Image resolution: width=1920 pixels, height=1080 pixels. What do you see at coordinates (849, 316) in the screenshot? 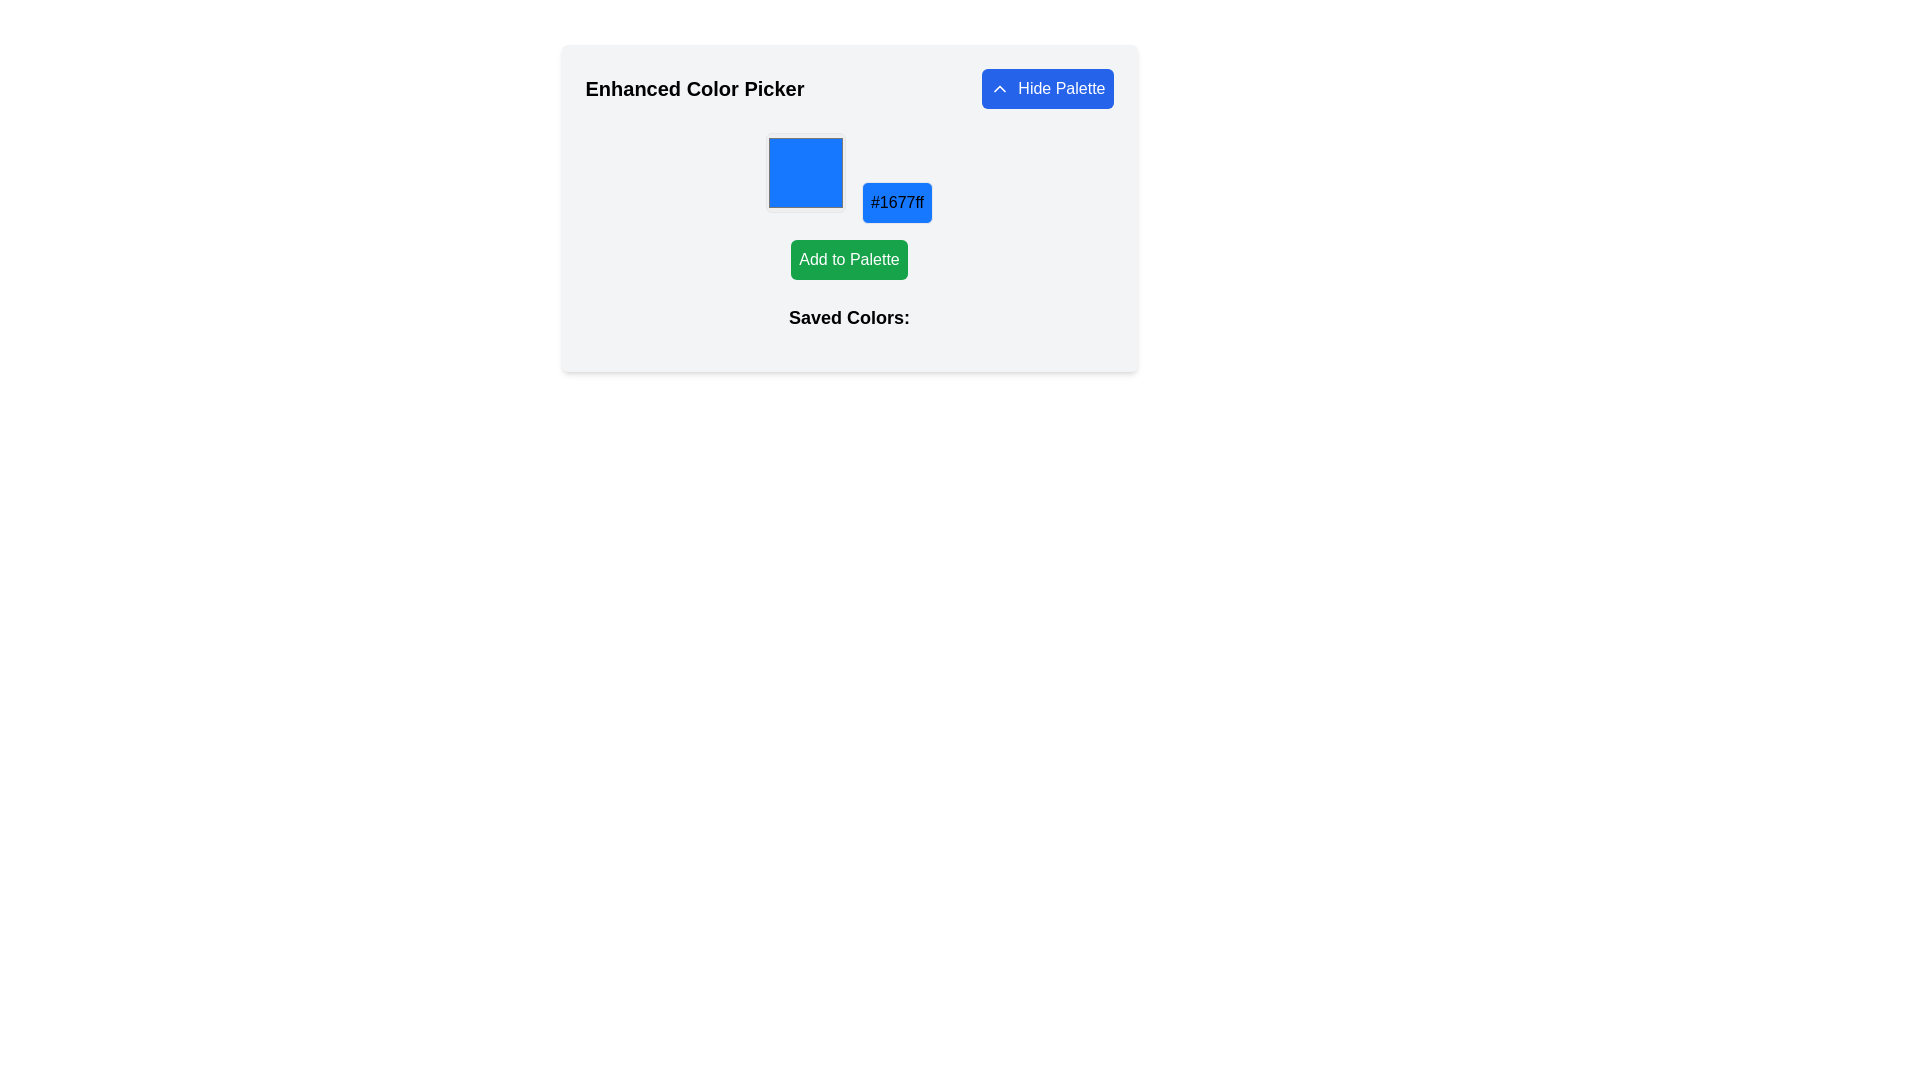
I see `the text label displaying 'Saved Colors:' which is styled in a larger font and bold weight, positioned at the bottom of the interface above a grid-like section` at bounding box center [849, 316].